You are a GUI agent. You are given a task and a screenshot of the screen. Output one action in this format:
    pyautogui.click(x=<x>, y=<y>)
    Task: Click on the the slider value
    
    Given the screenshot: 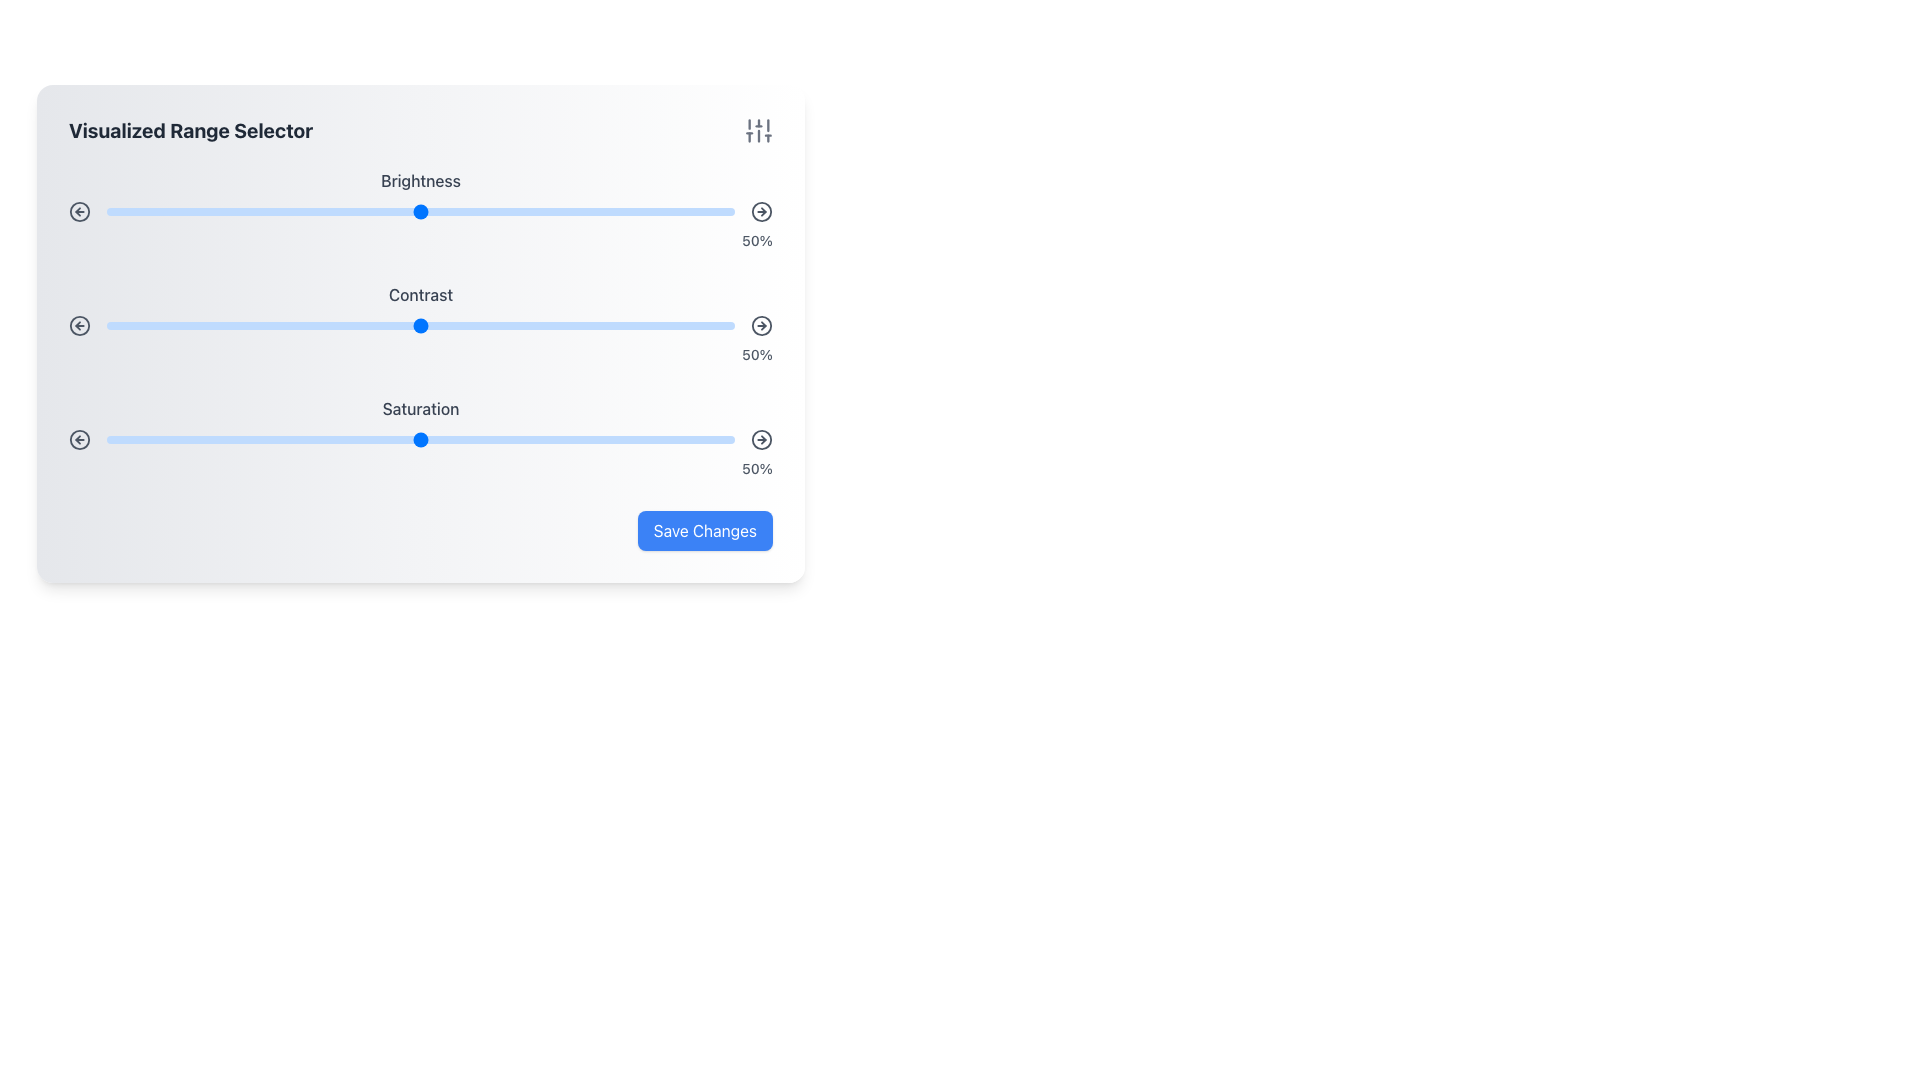 What is the action you would take?
    pyautogui.click(x=169, y=325)
    